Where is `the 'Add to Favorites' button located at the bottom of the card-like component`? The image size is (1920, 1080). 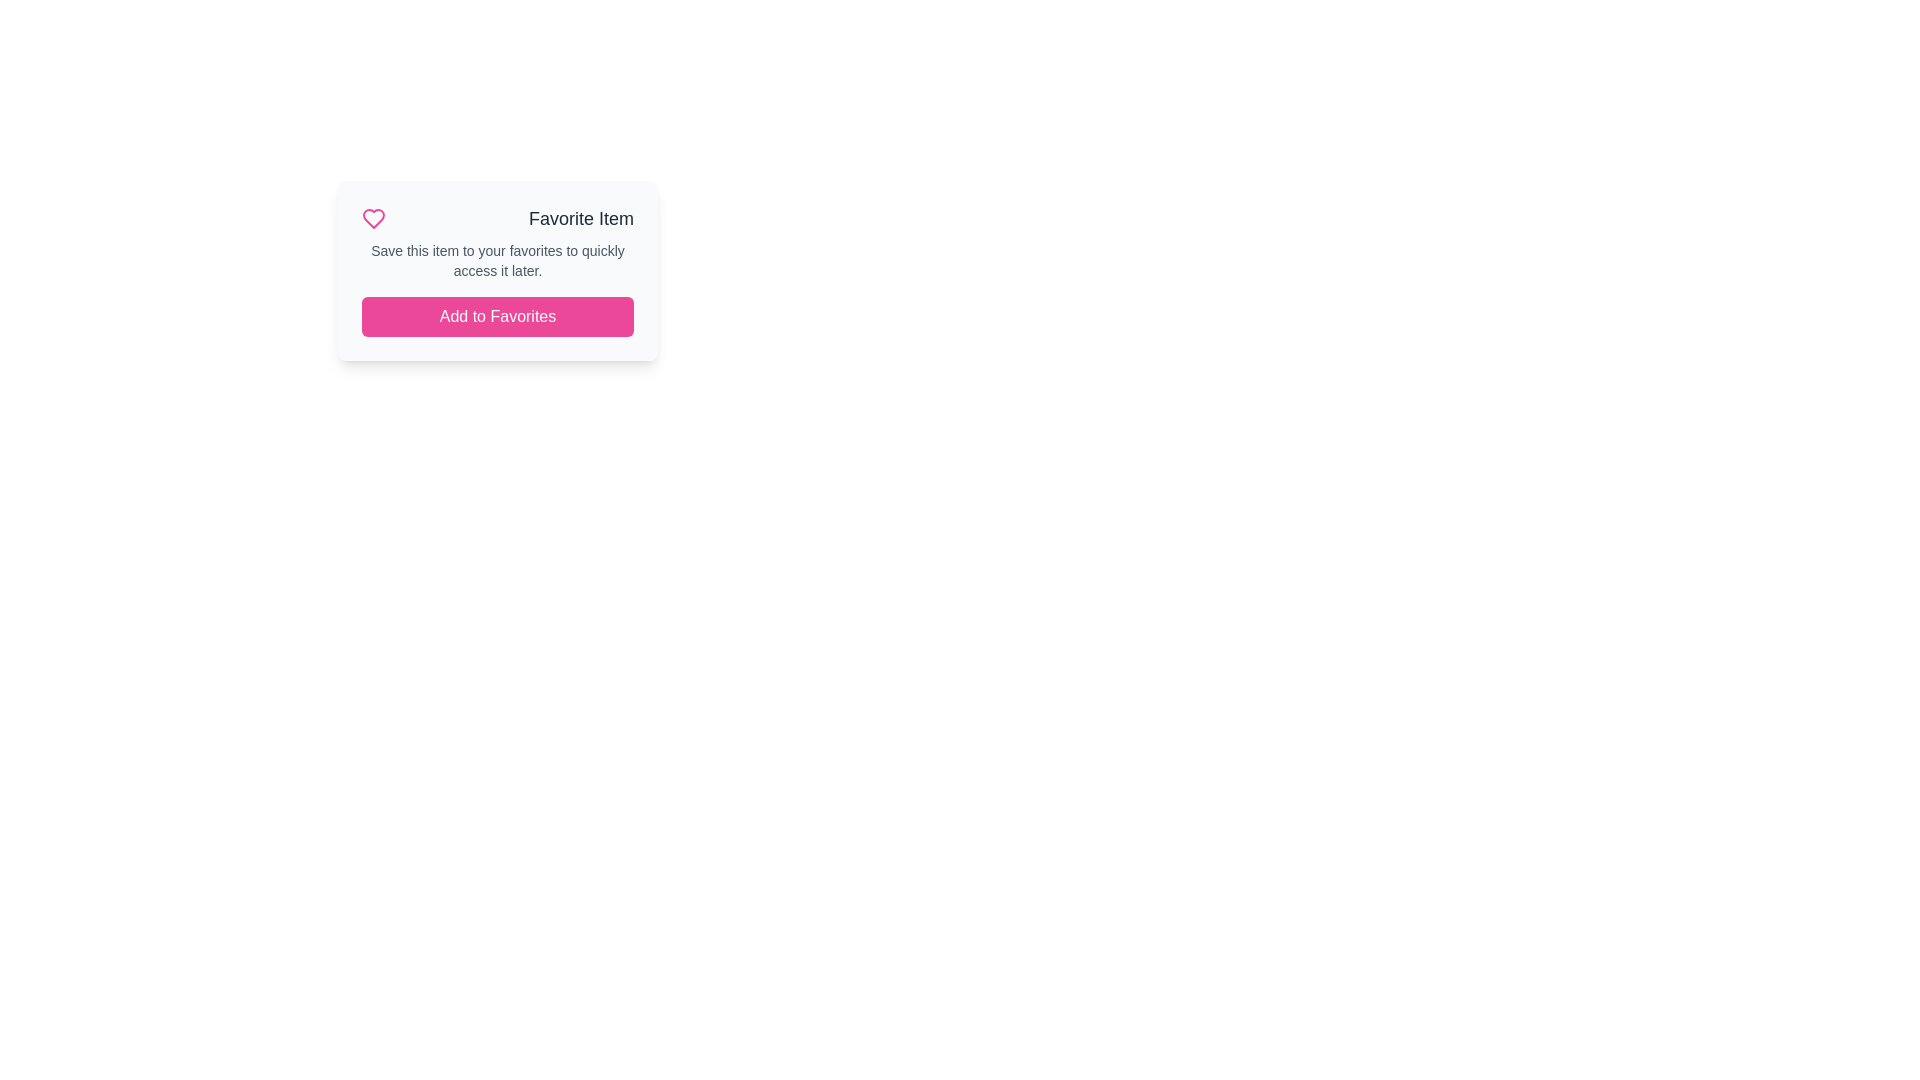
the 'Add to Favorites' button located at the bottom of the card-like component is located at coordinates (498, 315).